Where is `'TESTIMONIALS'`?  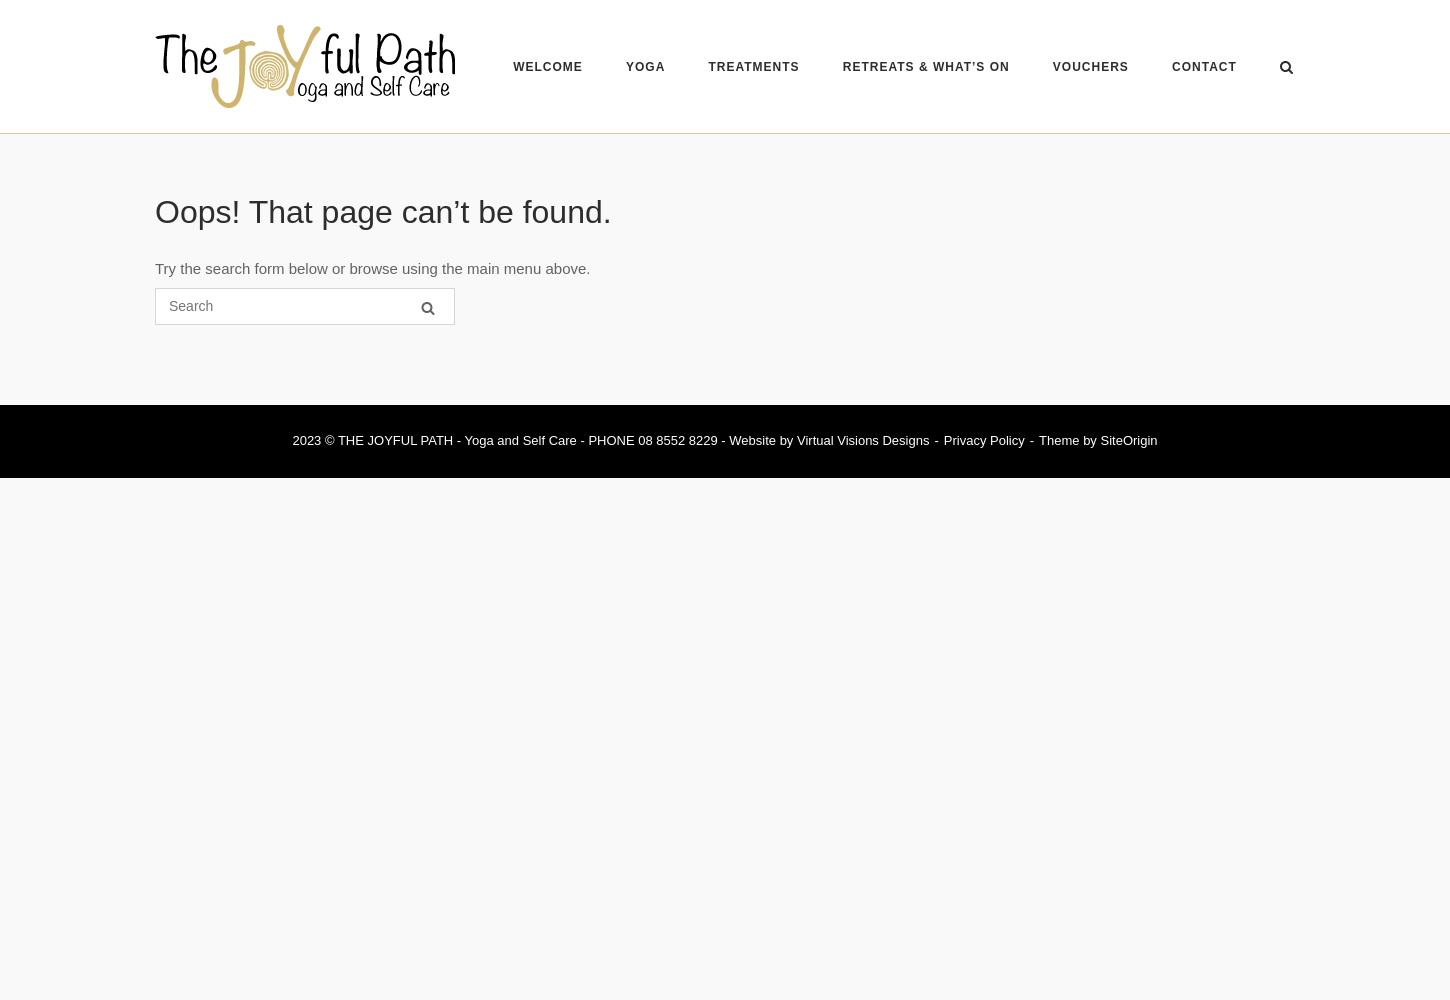 'TESTIMONIALS' is located at coordinates (911, 172).